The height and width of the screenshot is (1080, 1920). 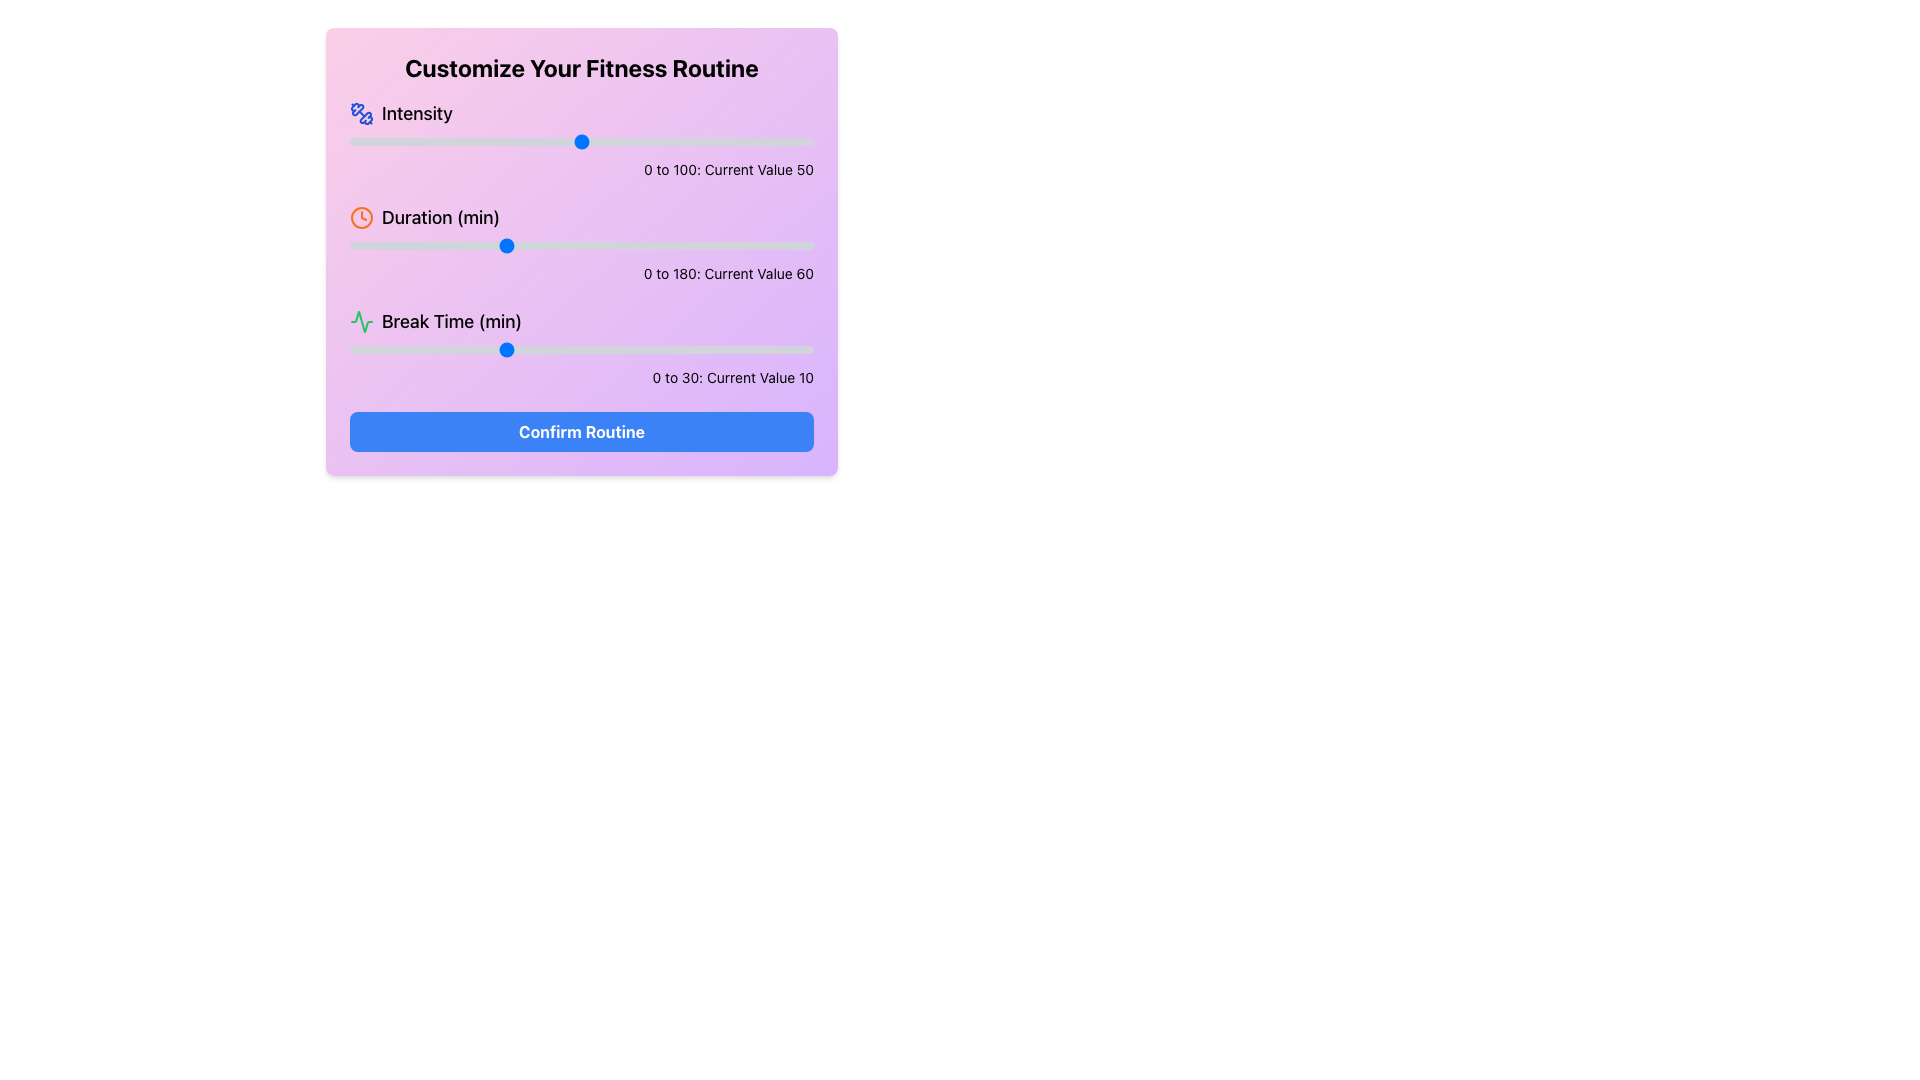 I want to click on the intensity slider, so click(x=804, y=141).